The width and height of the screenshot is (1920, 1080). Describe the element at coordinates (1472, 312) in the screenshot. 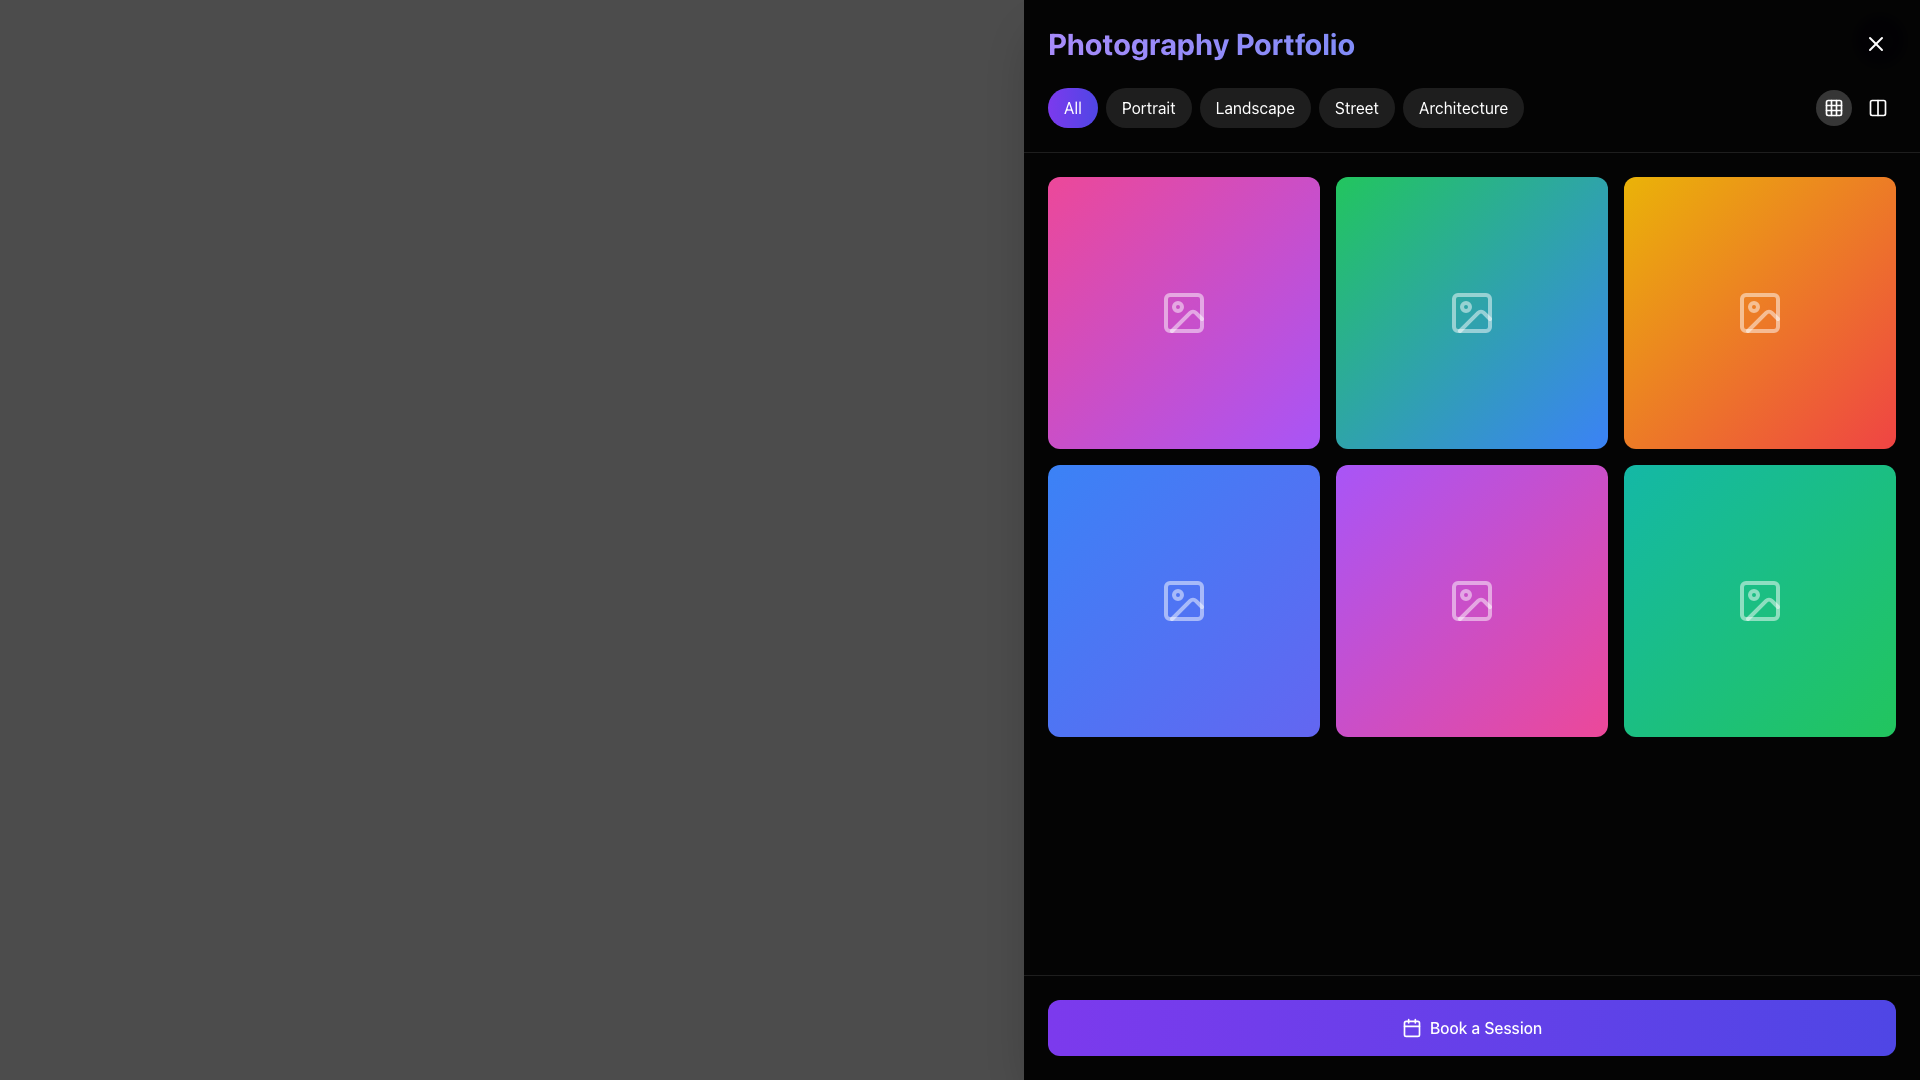

I see `the landscape photograph icon, which is a 24x24-pixel SVG image located in the third column of the first row within a 3x2 grid layout` at that location.